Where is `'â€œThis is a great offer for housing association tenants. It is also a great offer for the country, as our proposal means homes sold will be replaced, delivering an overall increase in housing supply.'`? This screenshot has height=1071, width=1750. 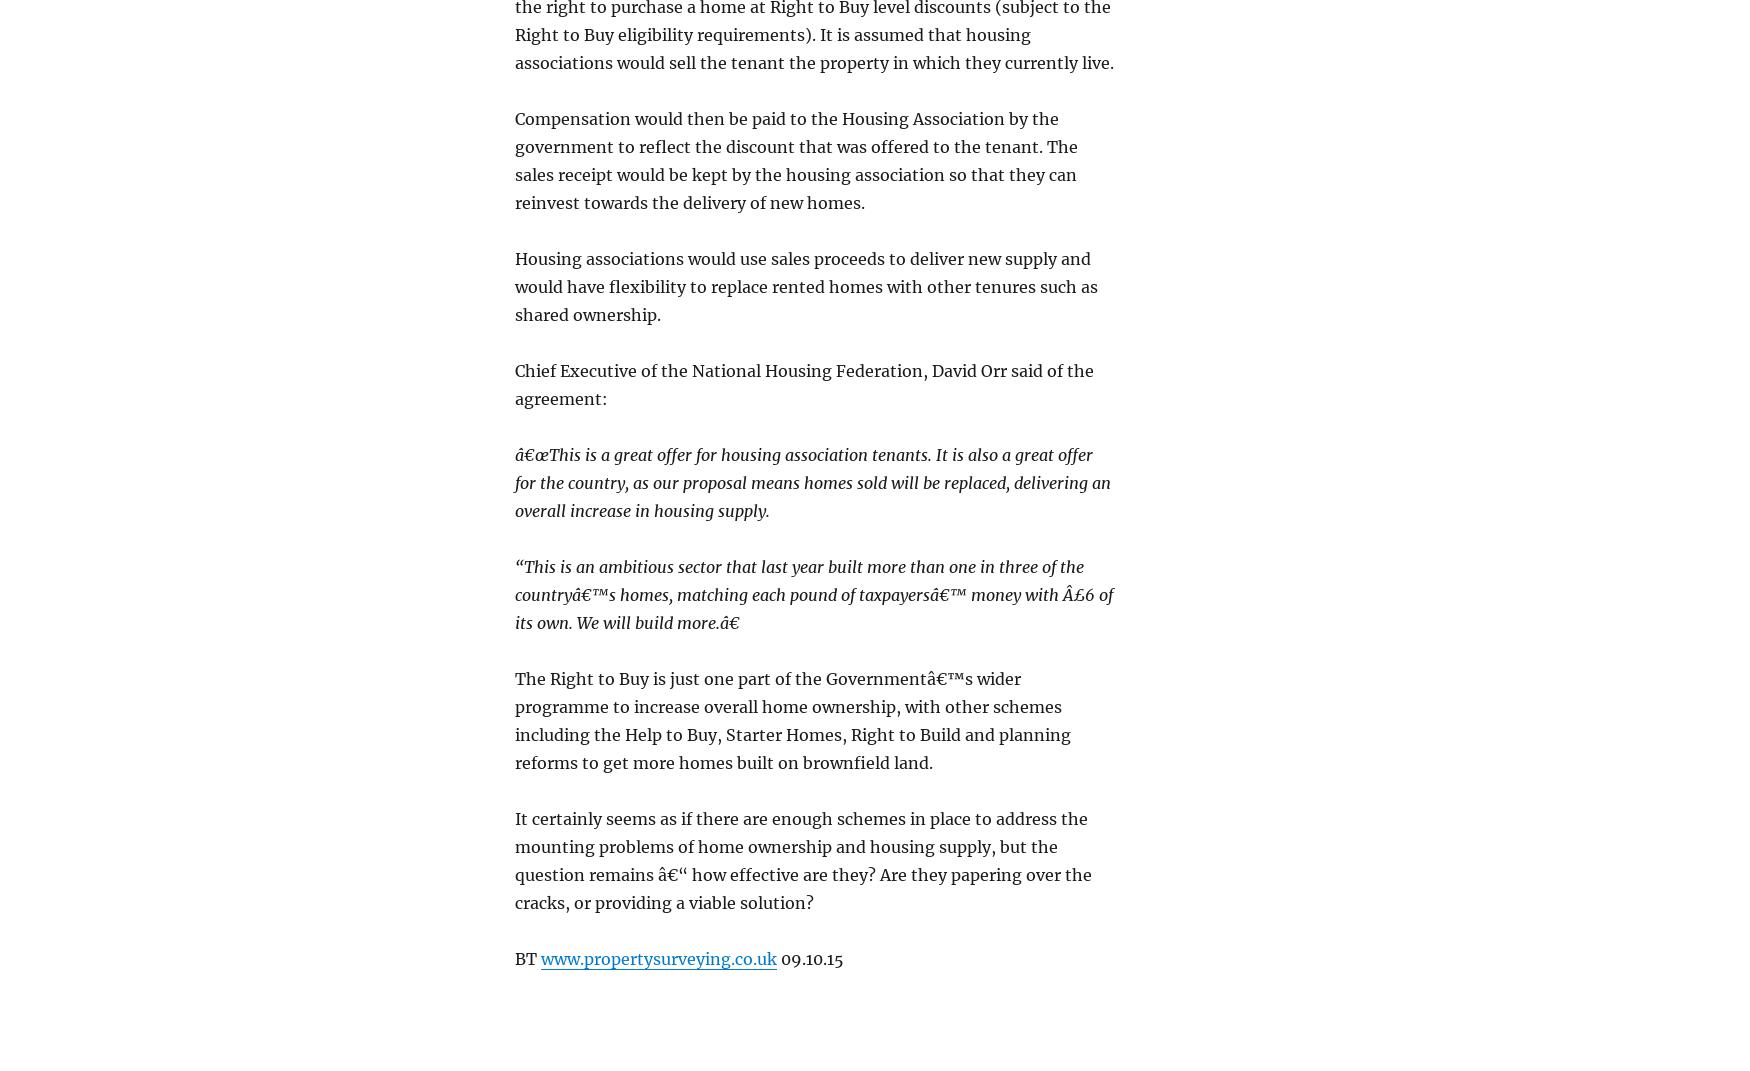
'â€œThis is a great offer for housing association tenants. It is also a great offer for the country, as our proposal means homes sold will be replaced, delivering an overall increase in housing supply.' is located at coordinates (812, 480).